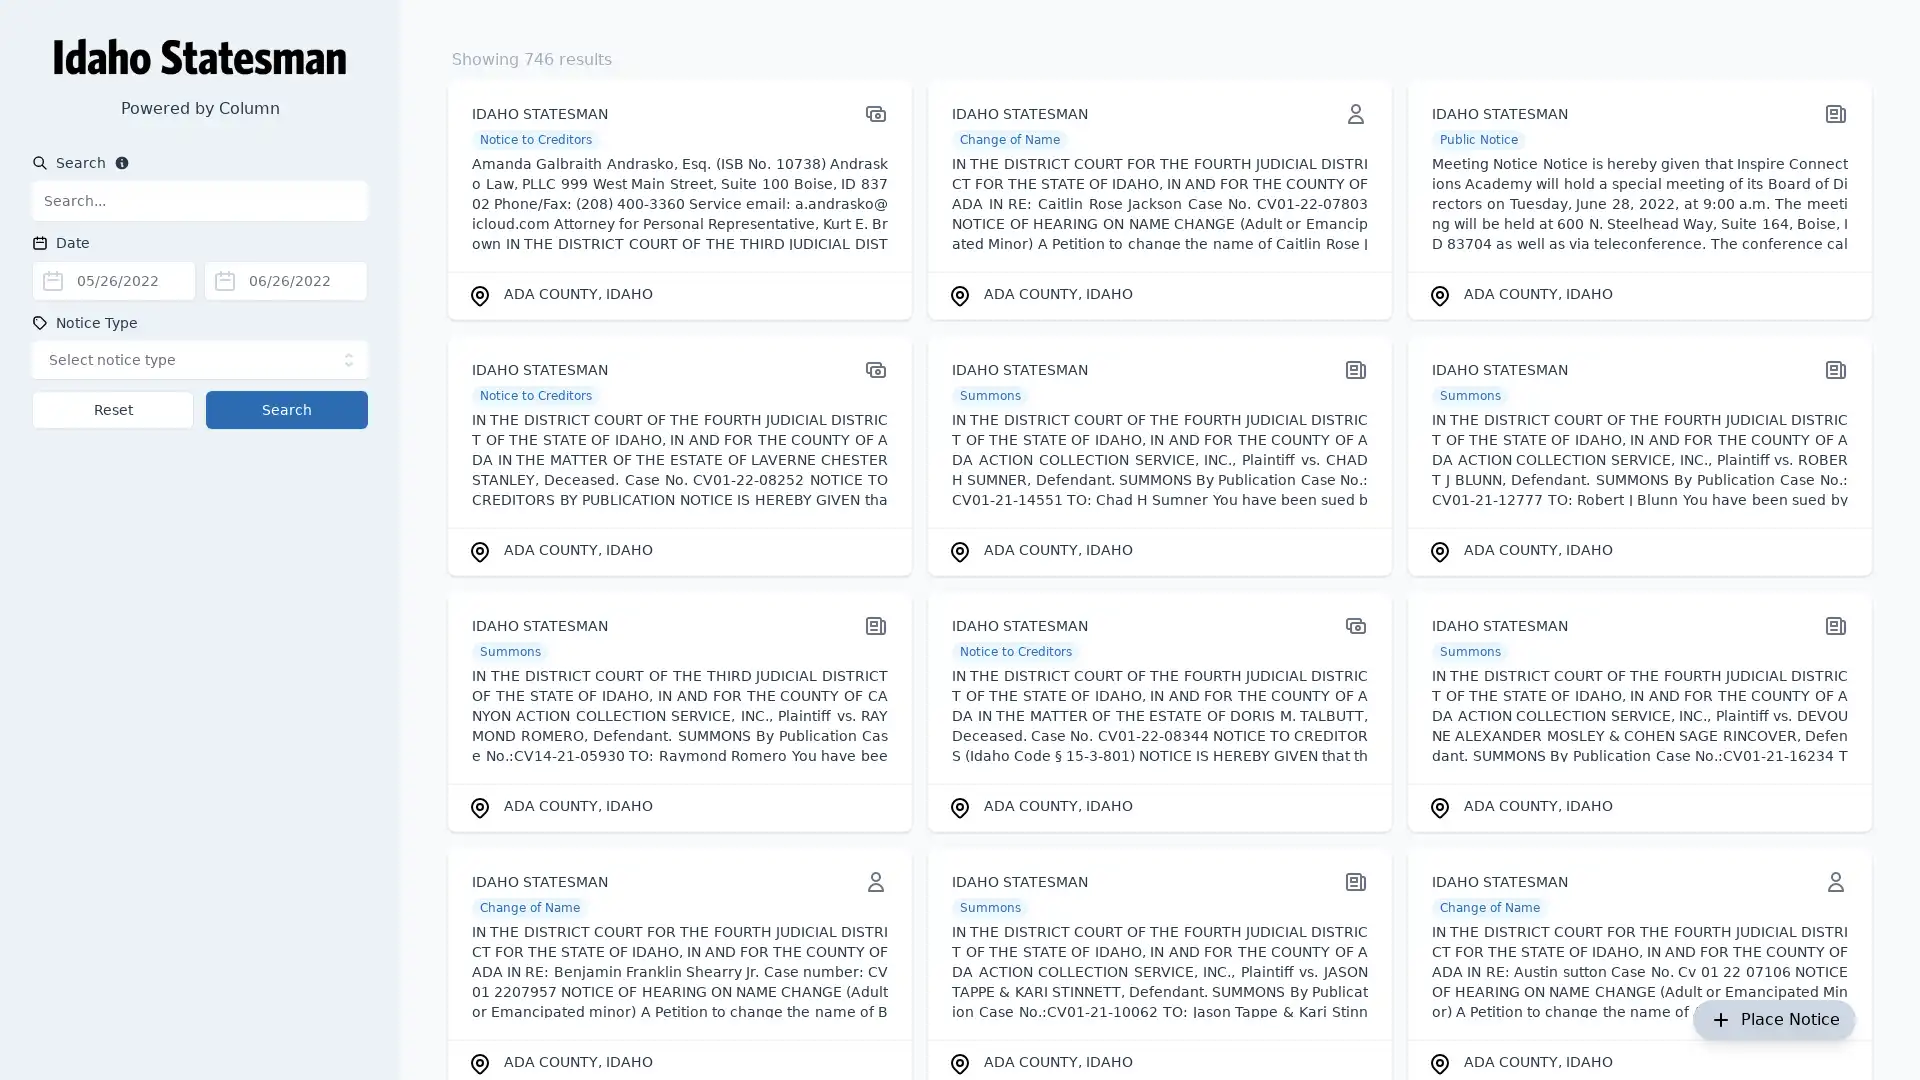 This screenshot has width=1920, height=1080. I want to click on Reset search, so click(112, 408).